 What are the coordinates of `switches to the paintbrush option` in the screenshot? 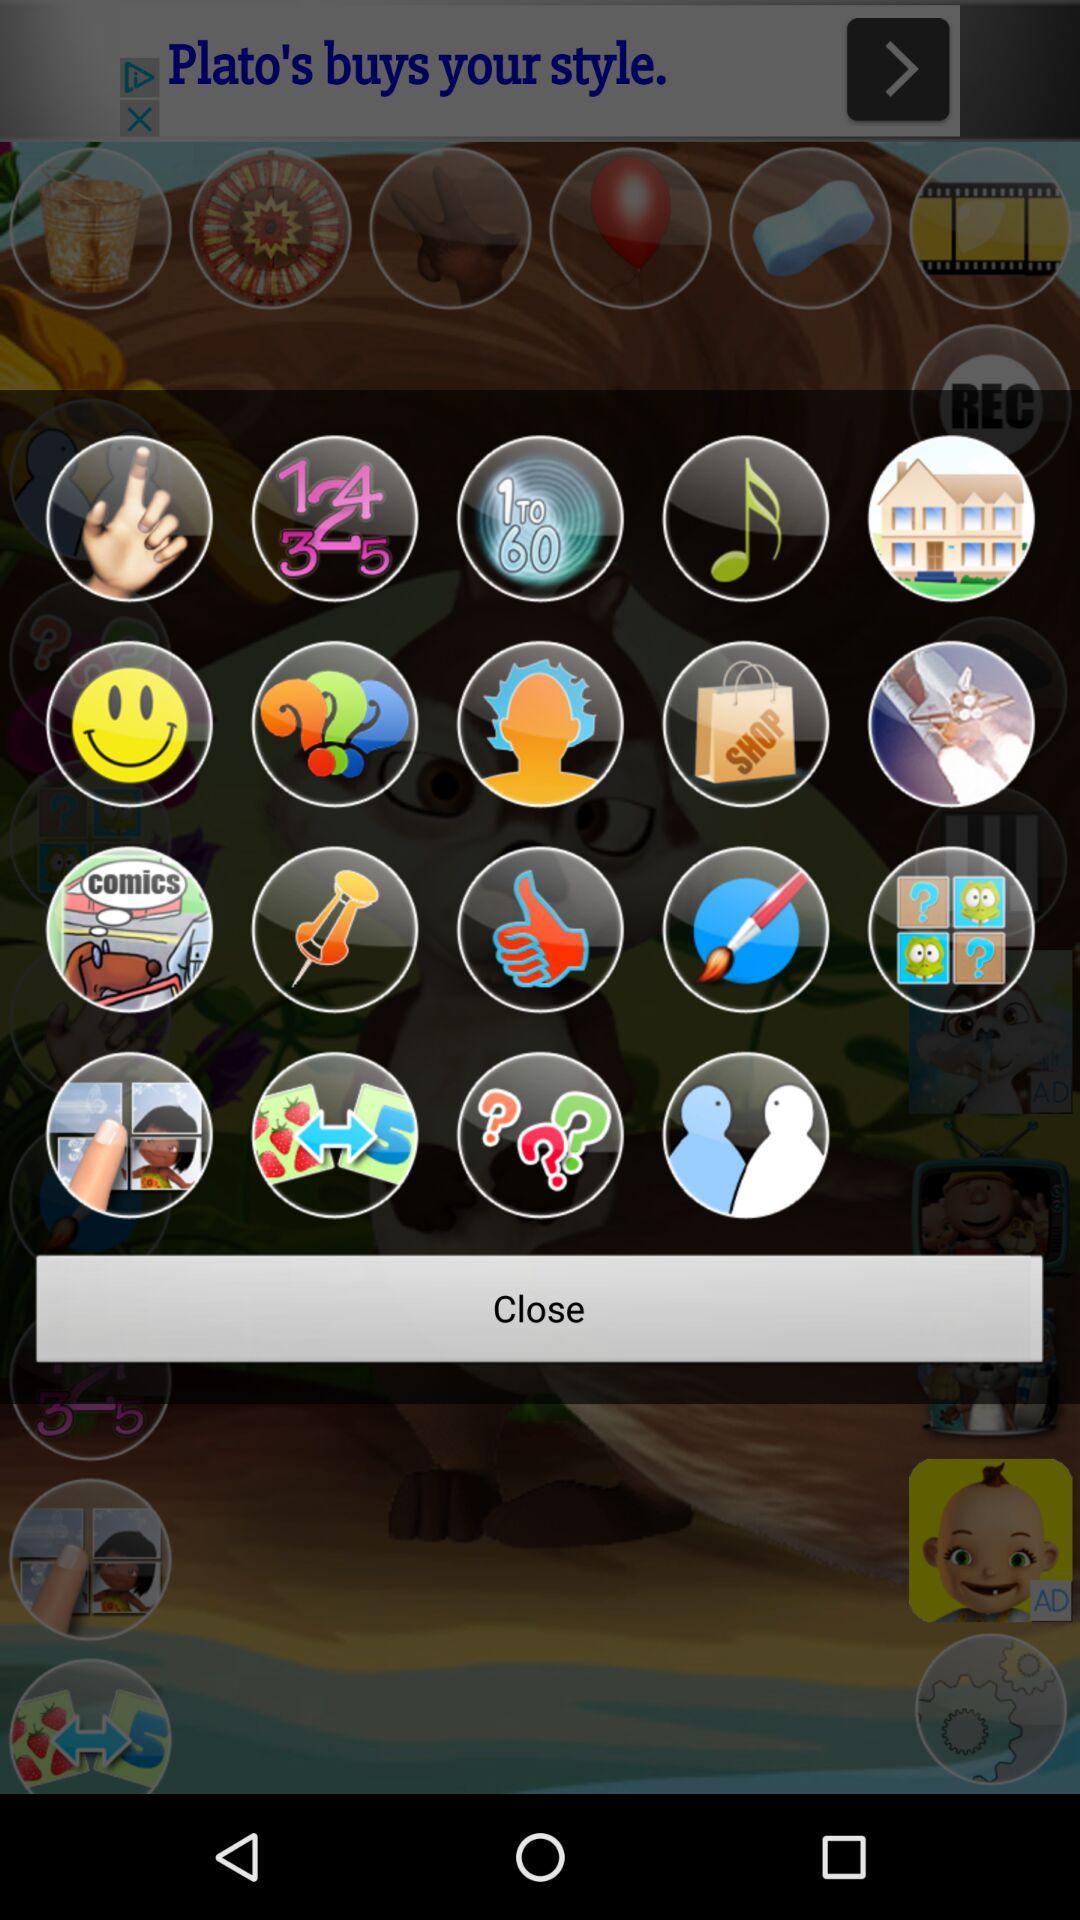 It's located at (745, 929).